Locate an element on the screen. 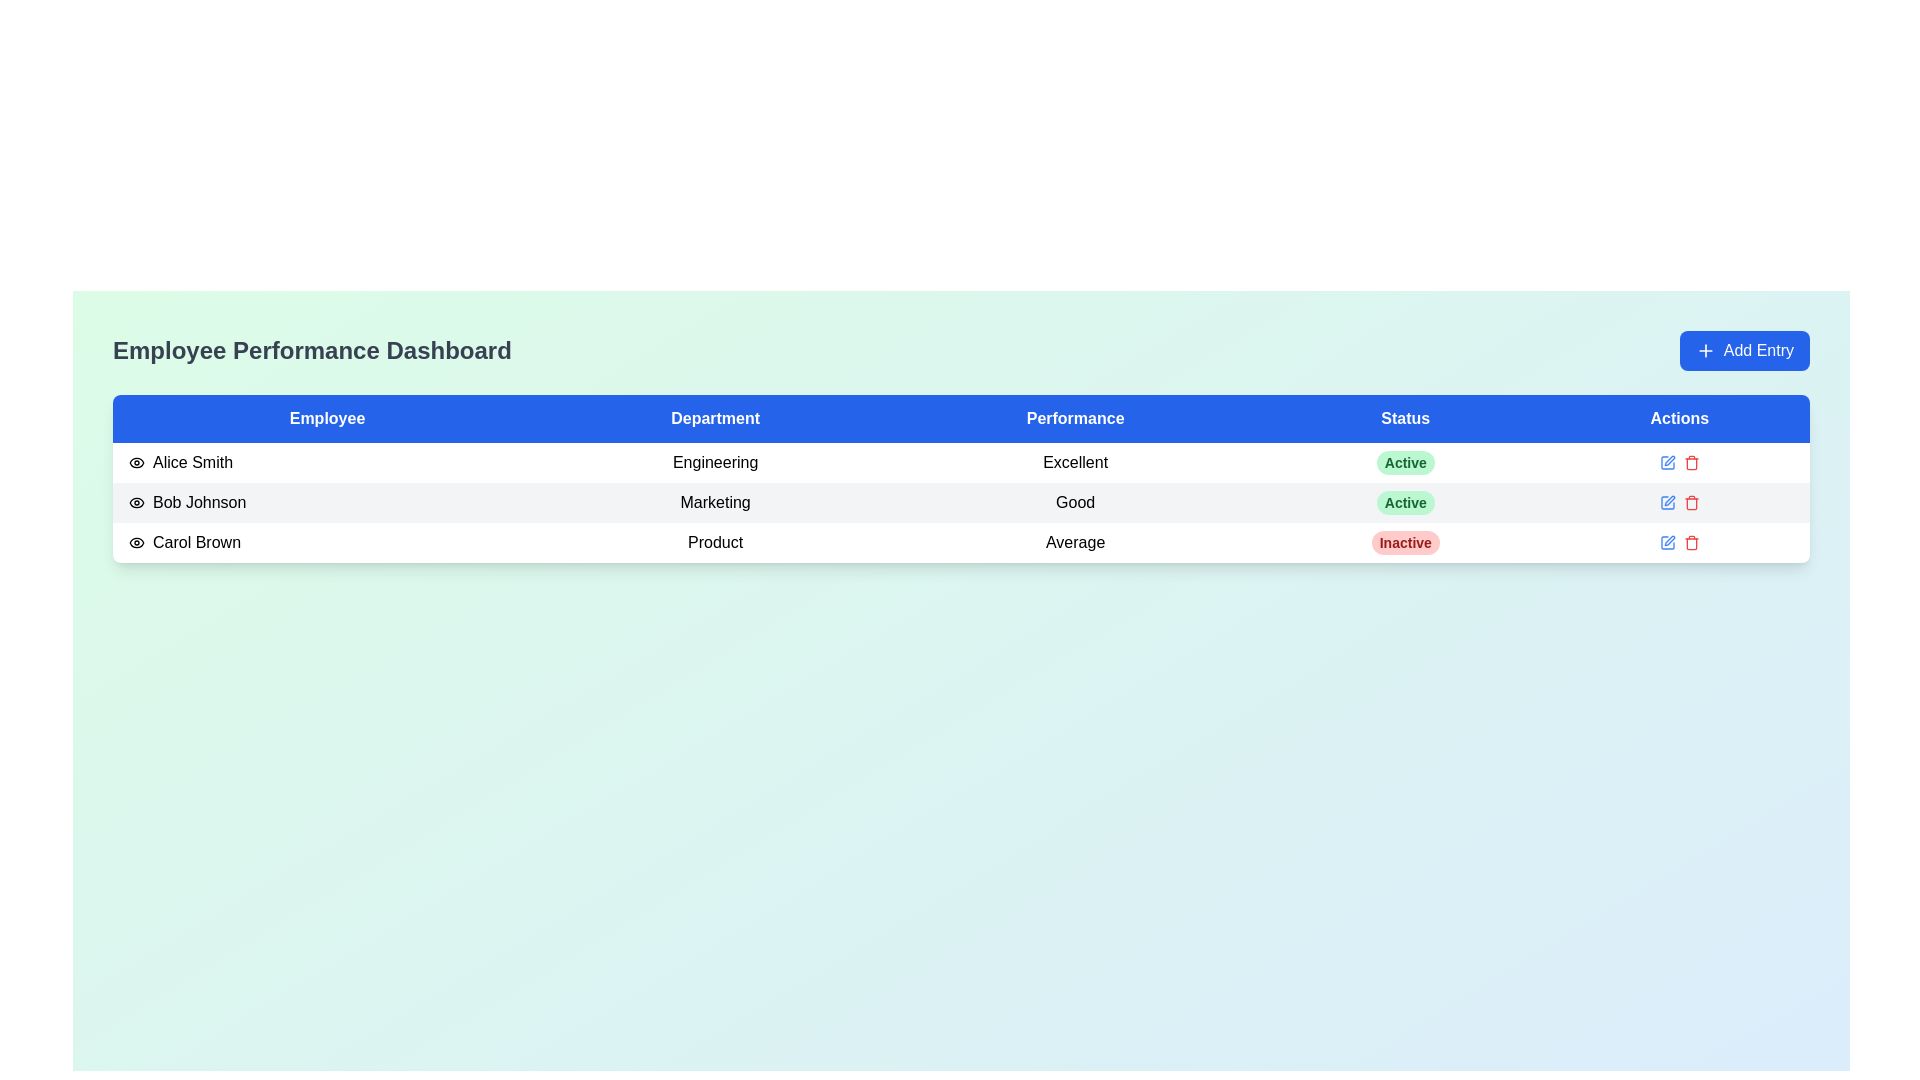 This screenshot has width=1920, height=1080. text indicating the department associated with user 'Bob Johnson' located in the second row of the table under the column titled 'Department' is located at coordinates (715, 501).